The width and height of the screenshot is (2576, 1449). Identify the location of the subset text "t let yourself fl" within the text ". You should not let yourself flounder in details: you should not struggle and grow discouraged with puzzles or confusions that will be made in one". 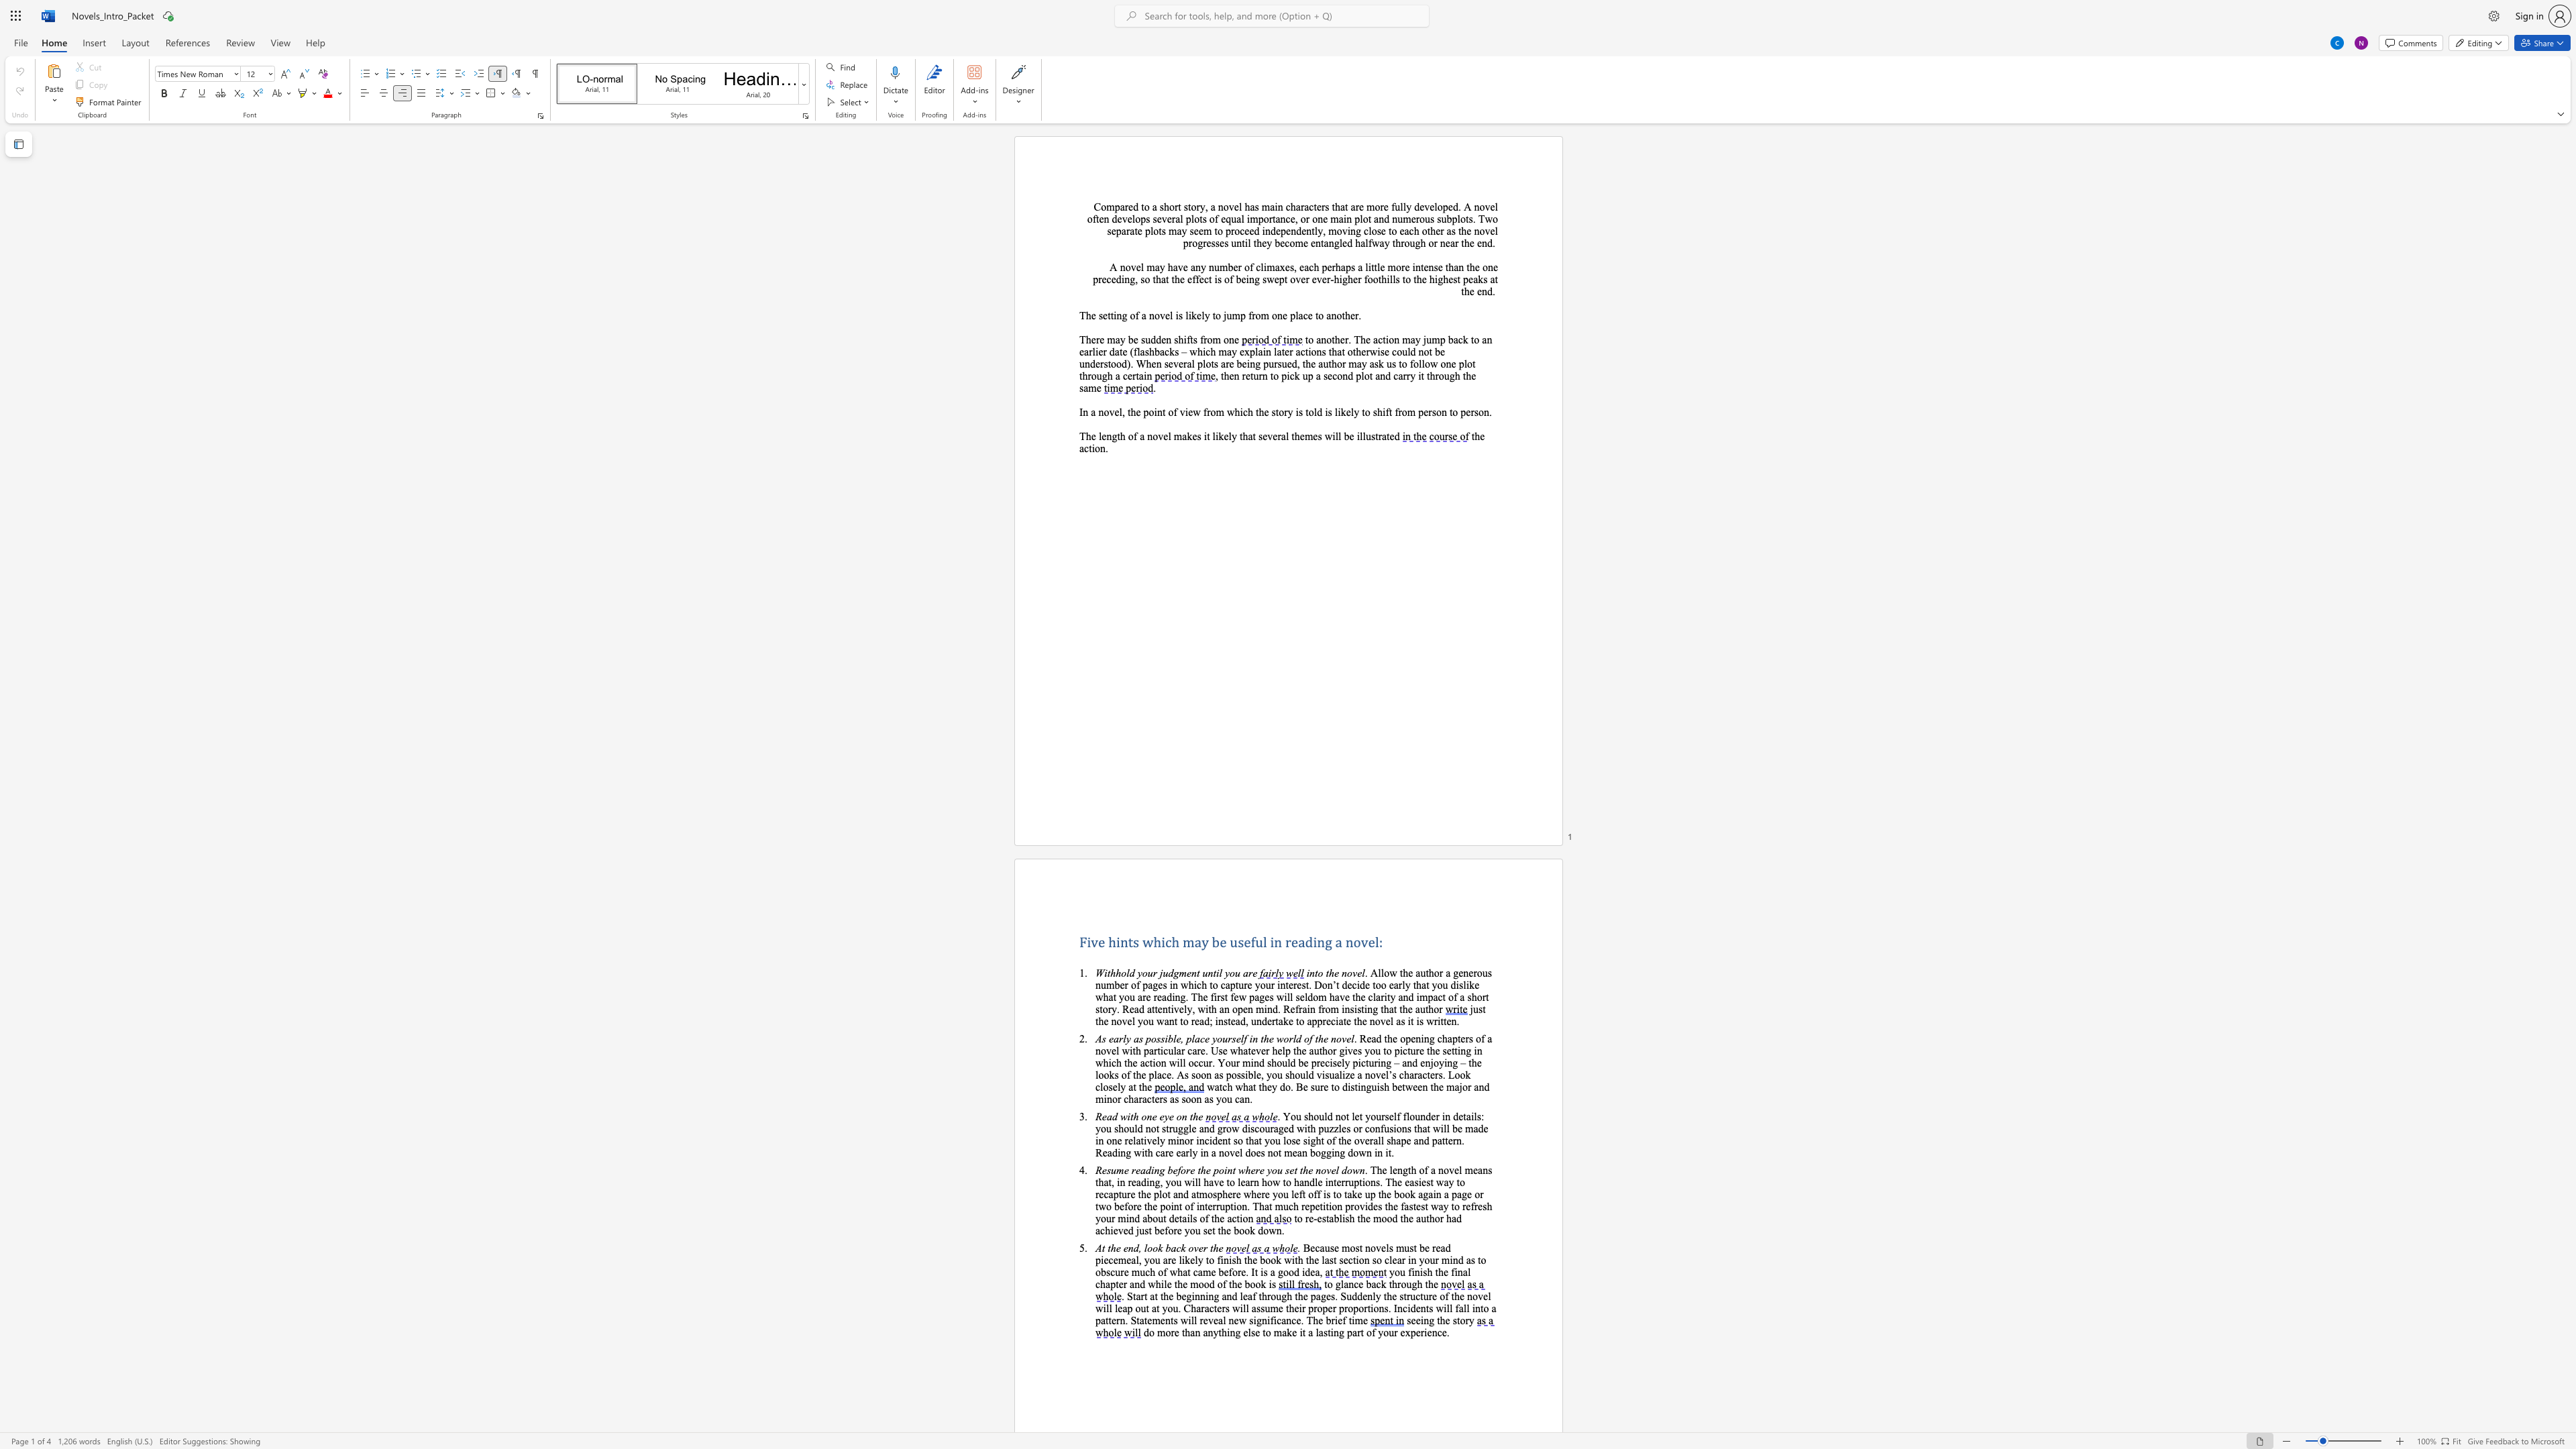
(1345, 1116).